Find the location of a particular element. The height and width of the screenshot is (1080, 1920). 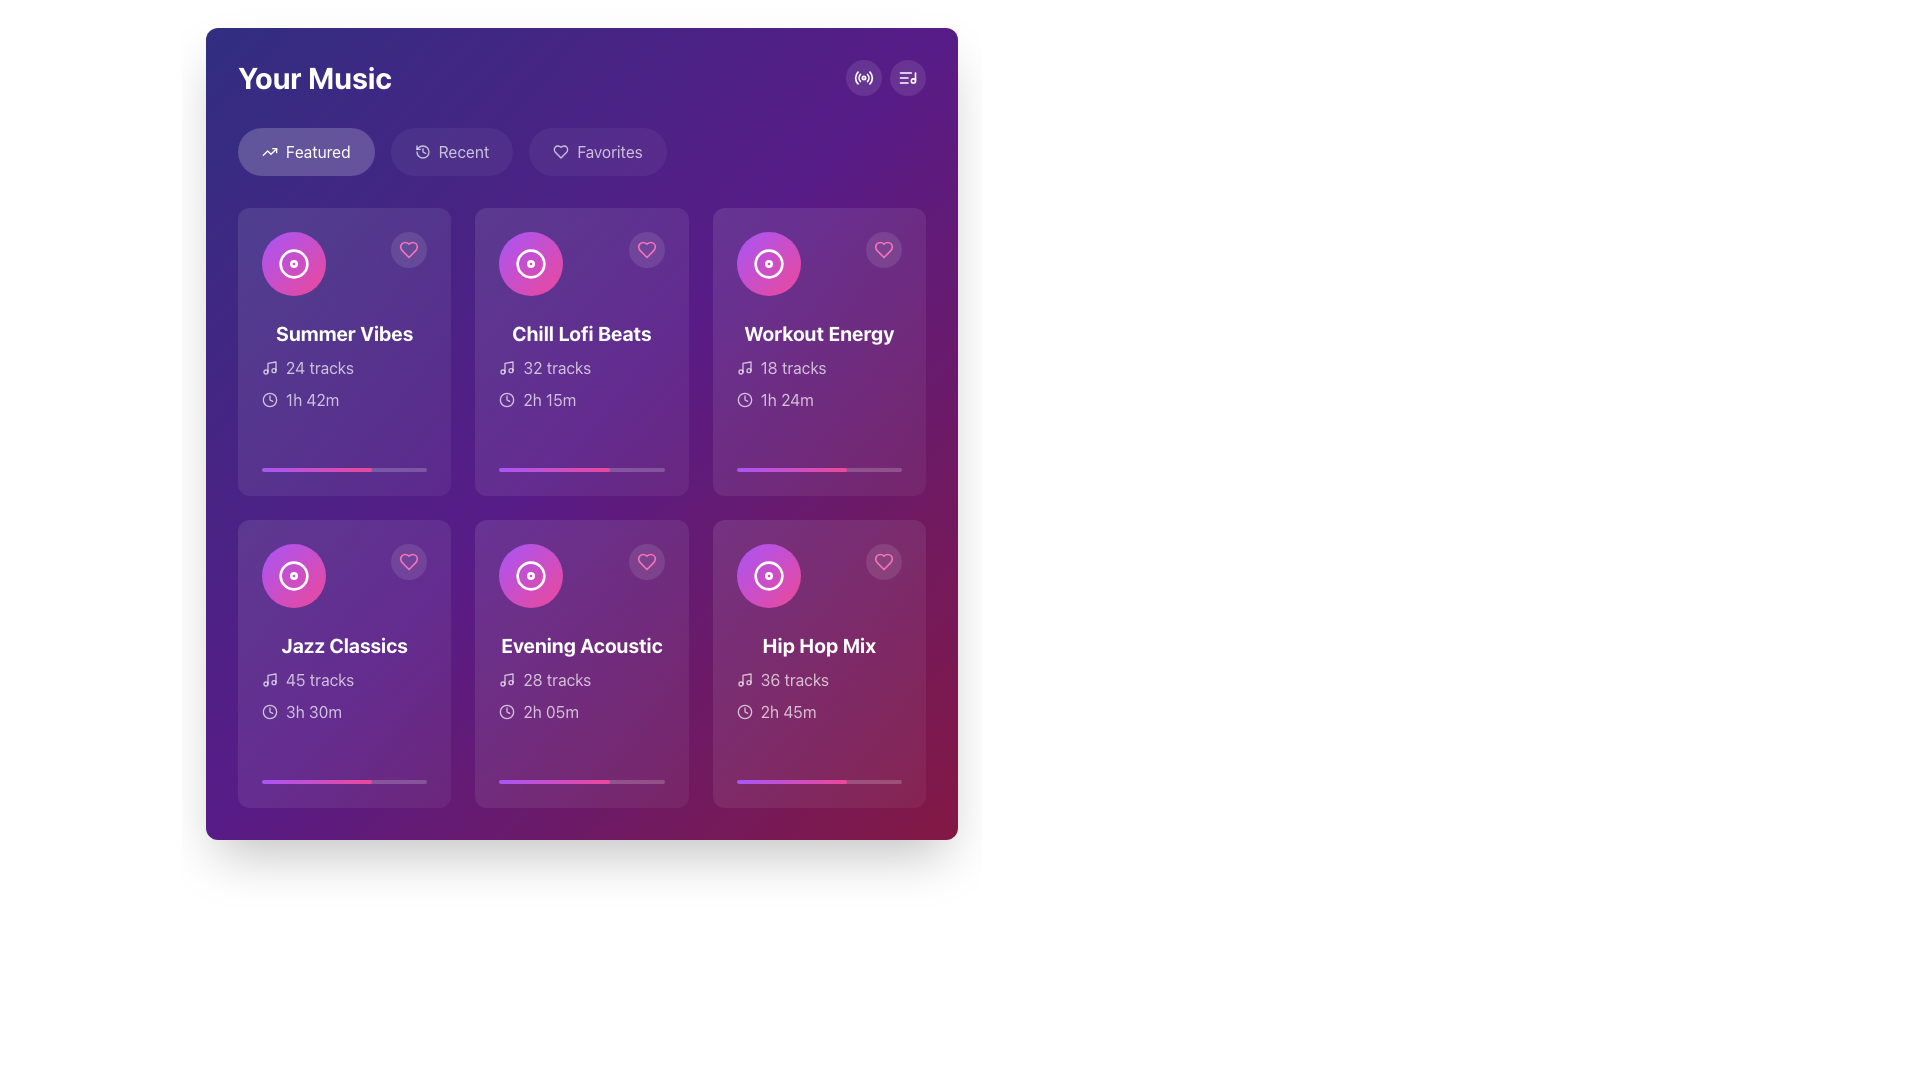

SVG circle element that represents part of the clock in the 'Workout Energy' card located in the top-right corner of the grid for debug purposes is located at coordinates (743, 400).